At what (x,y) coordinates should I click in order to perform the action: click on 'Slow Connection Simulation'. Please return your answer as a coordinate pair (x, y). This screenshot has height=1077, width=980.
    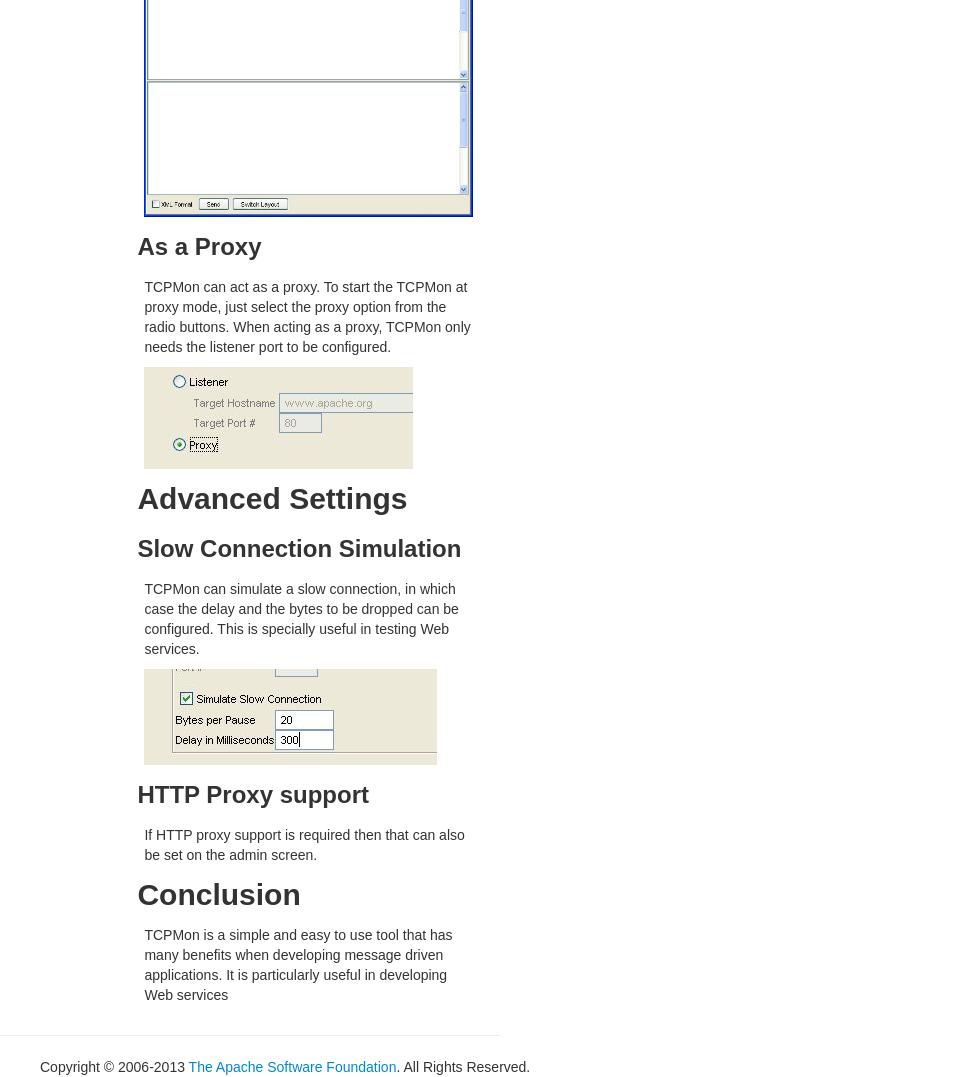
    Looking at the image, I should click on (137, 548).